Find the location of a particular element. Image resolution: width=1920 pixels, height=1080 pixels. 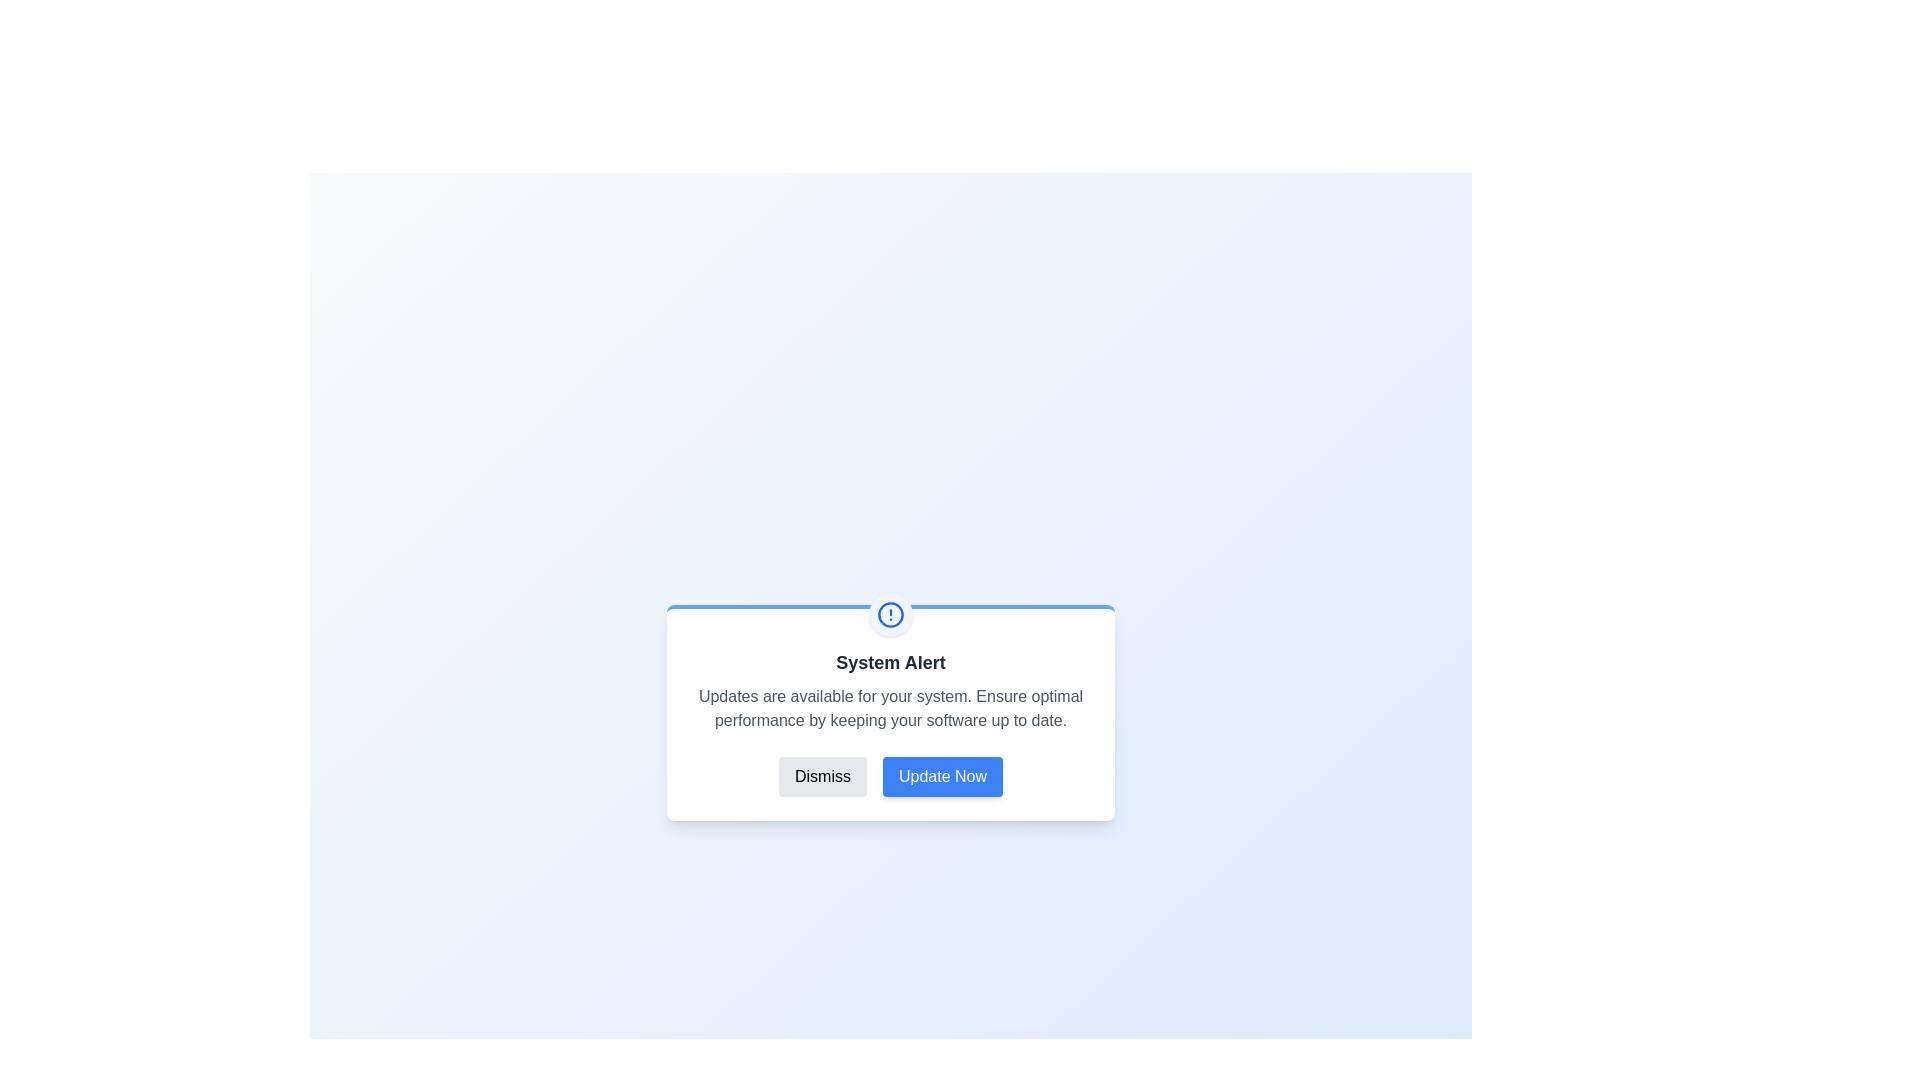

'Dismiss' button to close the alert is located at coordinates (822, 775).